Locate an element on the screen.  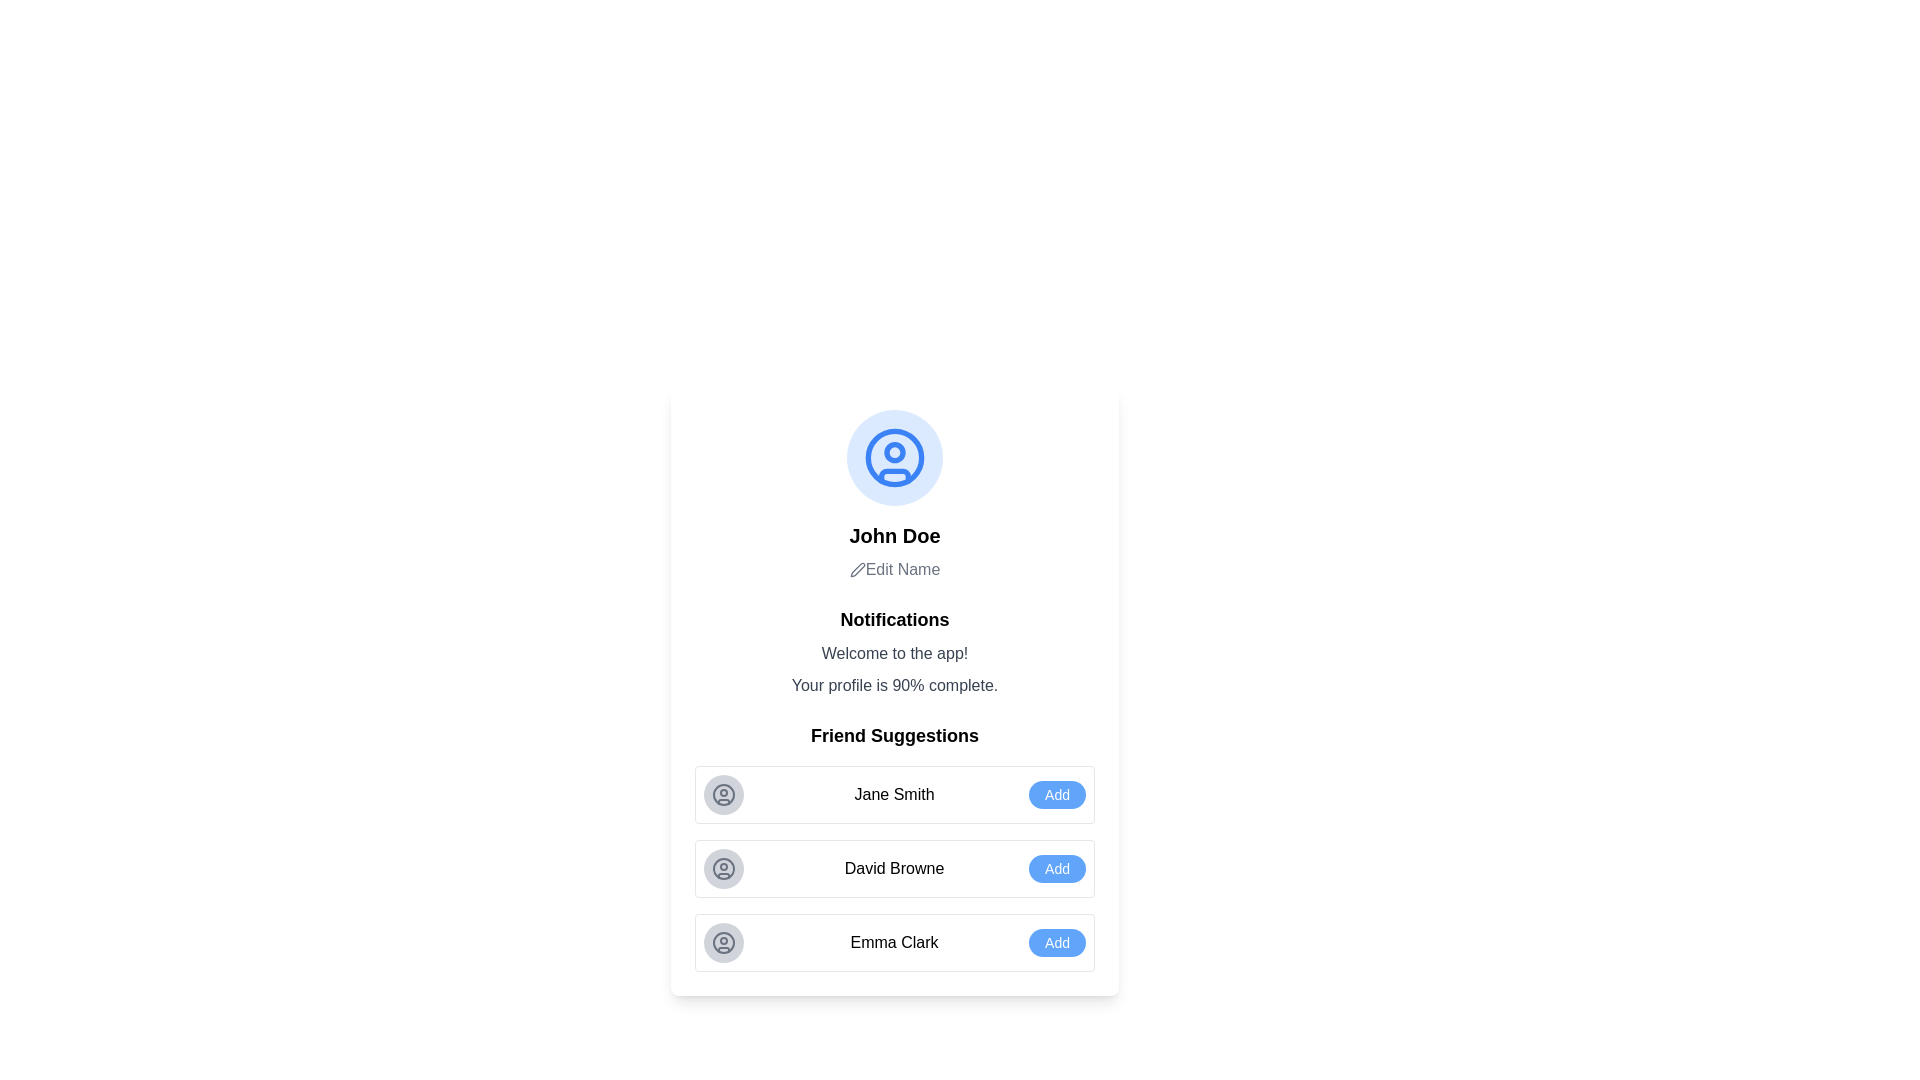
text of the label for the suggested friend in the third item of the 'Friend Suggestions' list, positioned between the avatar icon and the 'Add' button is located at coordinates (893, 942).